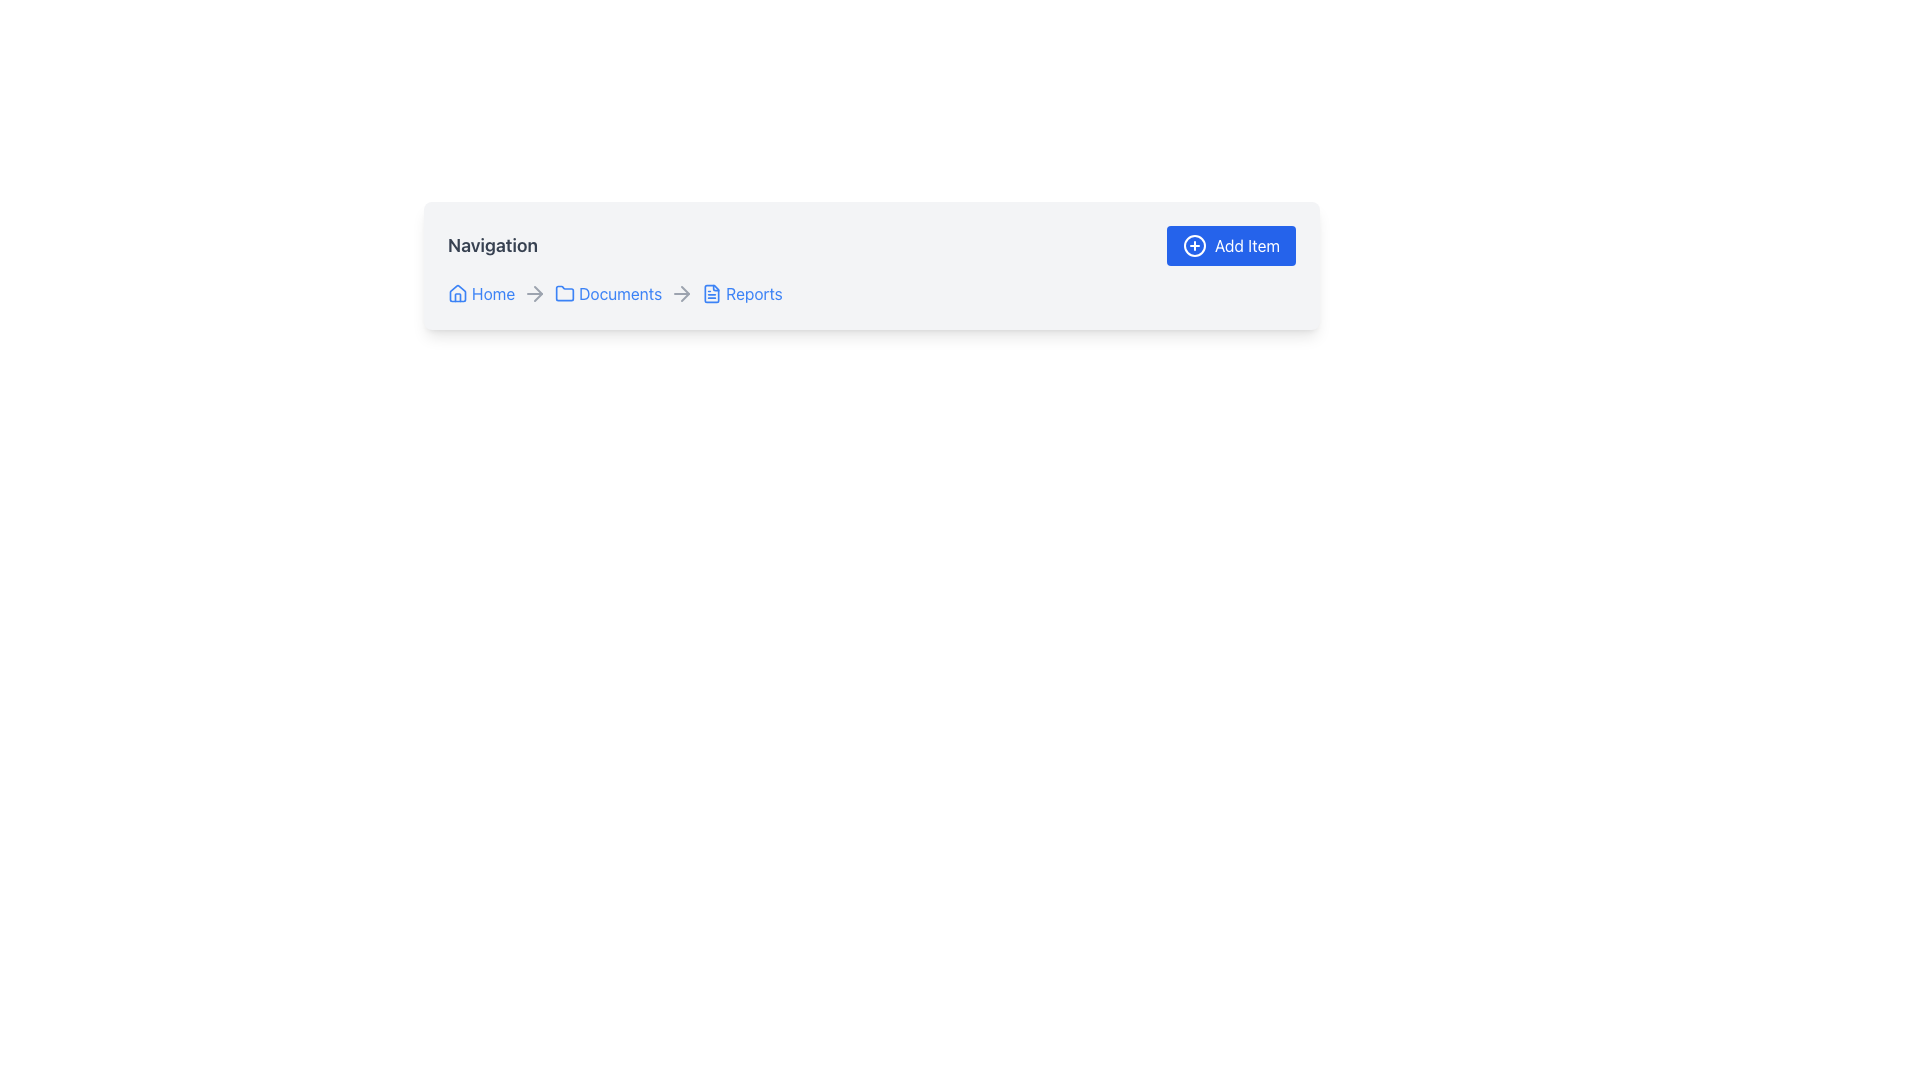 The image size is (1920, 1080). I want to click on the 'Documents' folder icon in the breadcrumb navigation bar, located between the 'Home' icon and the 'Documents' label, so click(564, 293).